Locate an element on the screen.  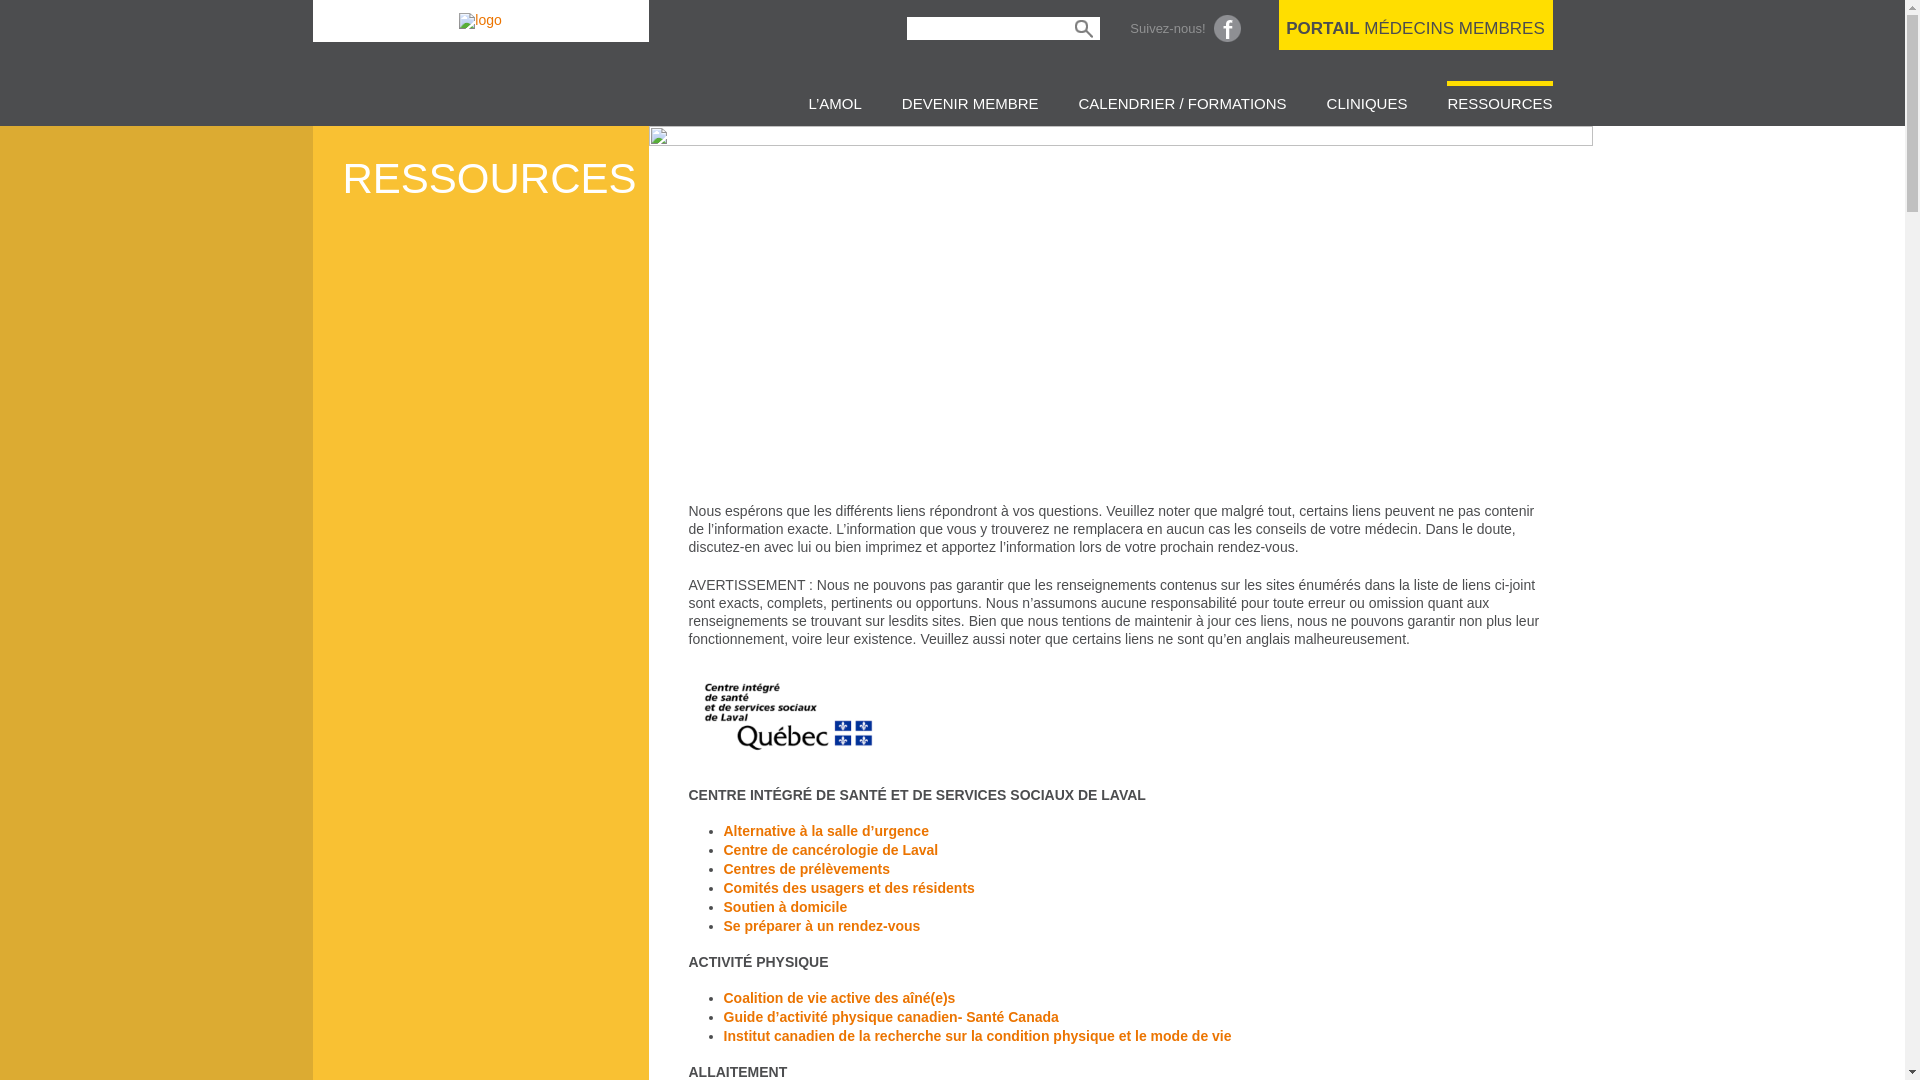
'CLINIQUES' is located at coordinates (1326, 100).